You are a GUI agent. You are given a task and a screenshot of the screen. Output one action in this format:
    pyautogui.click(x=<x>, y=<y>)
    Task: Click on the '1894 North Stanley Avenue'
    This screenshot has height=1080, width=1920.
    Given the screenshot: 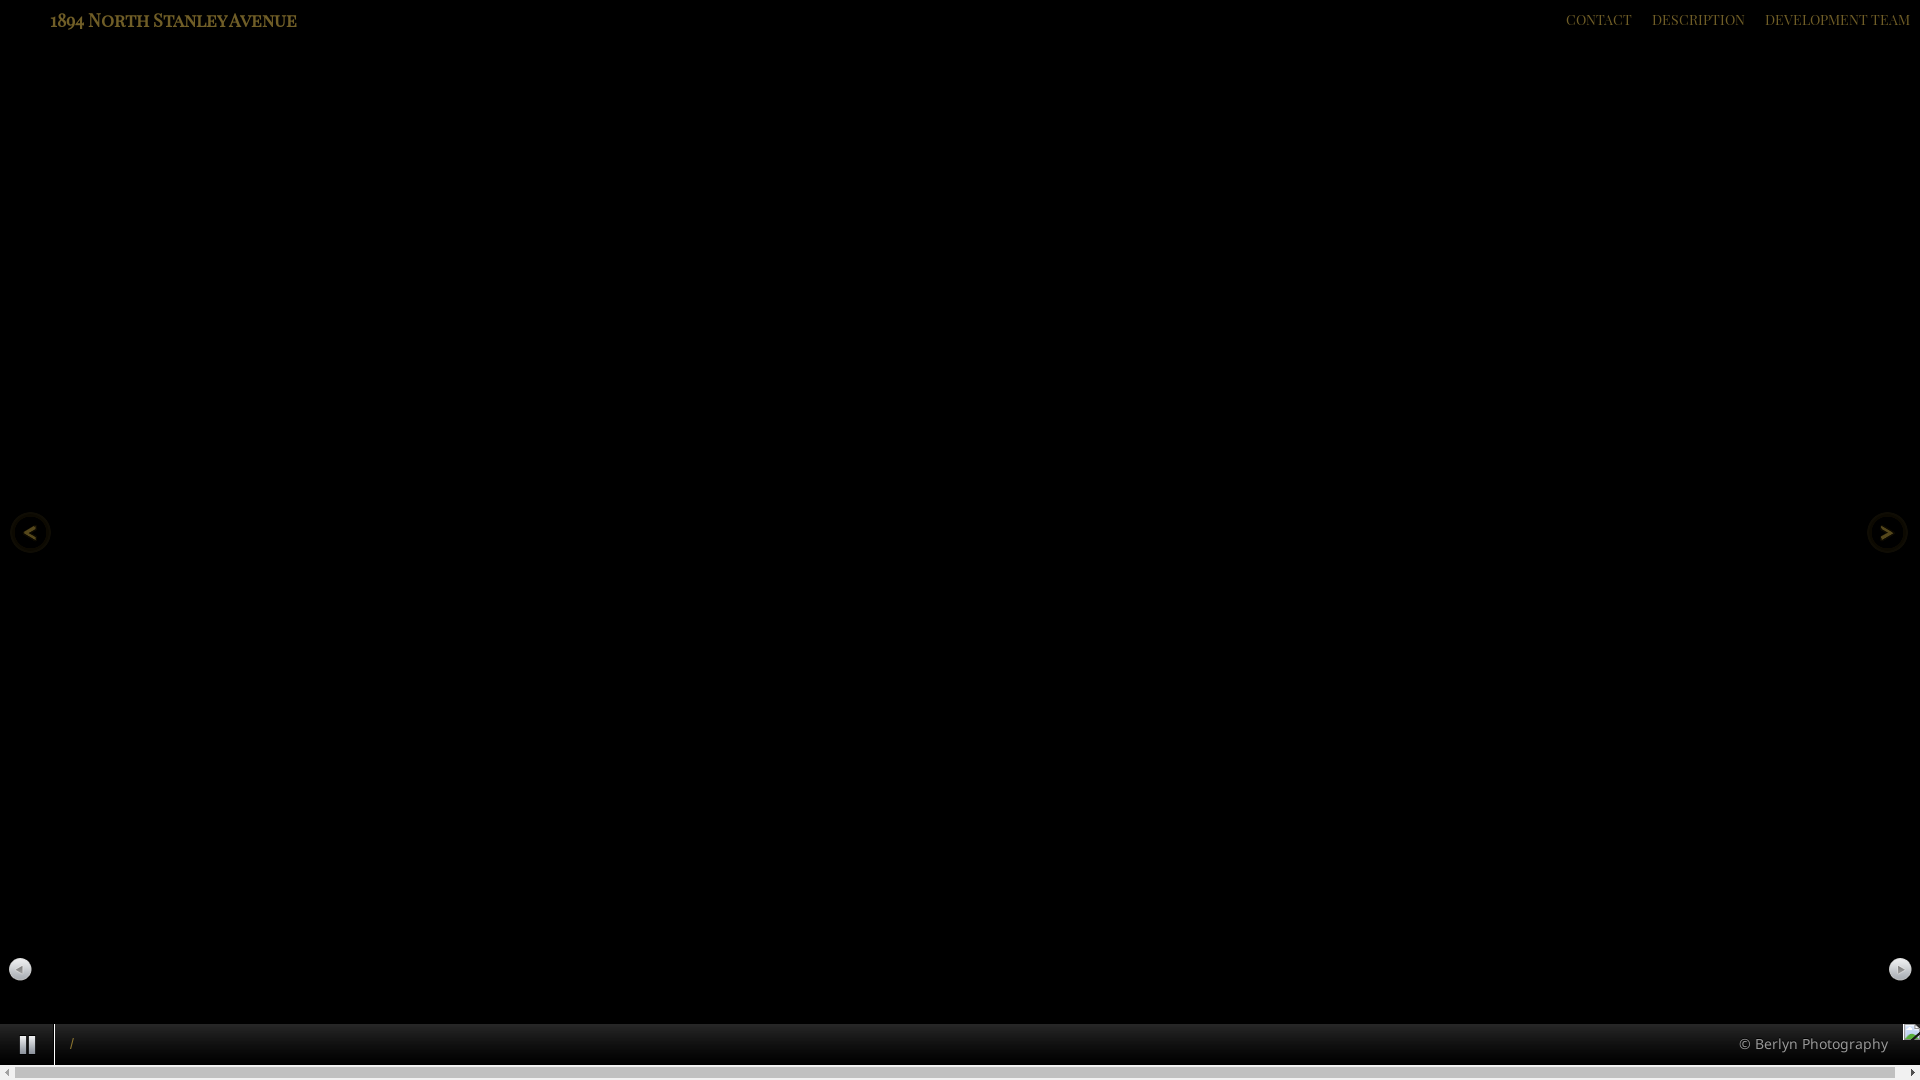 What is the action you would take?
    pyautogui.click(x=173, y=19)
    